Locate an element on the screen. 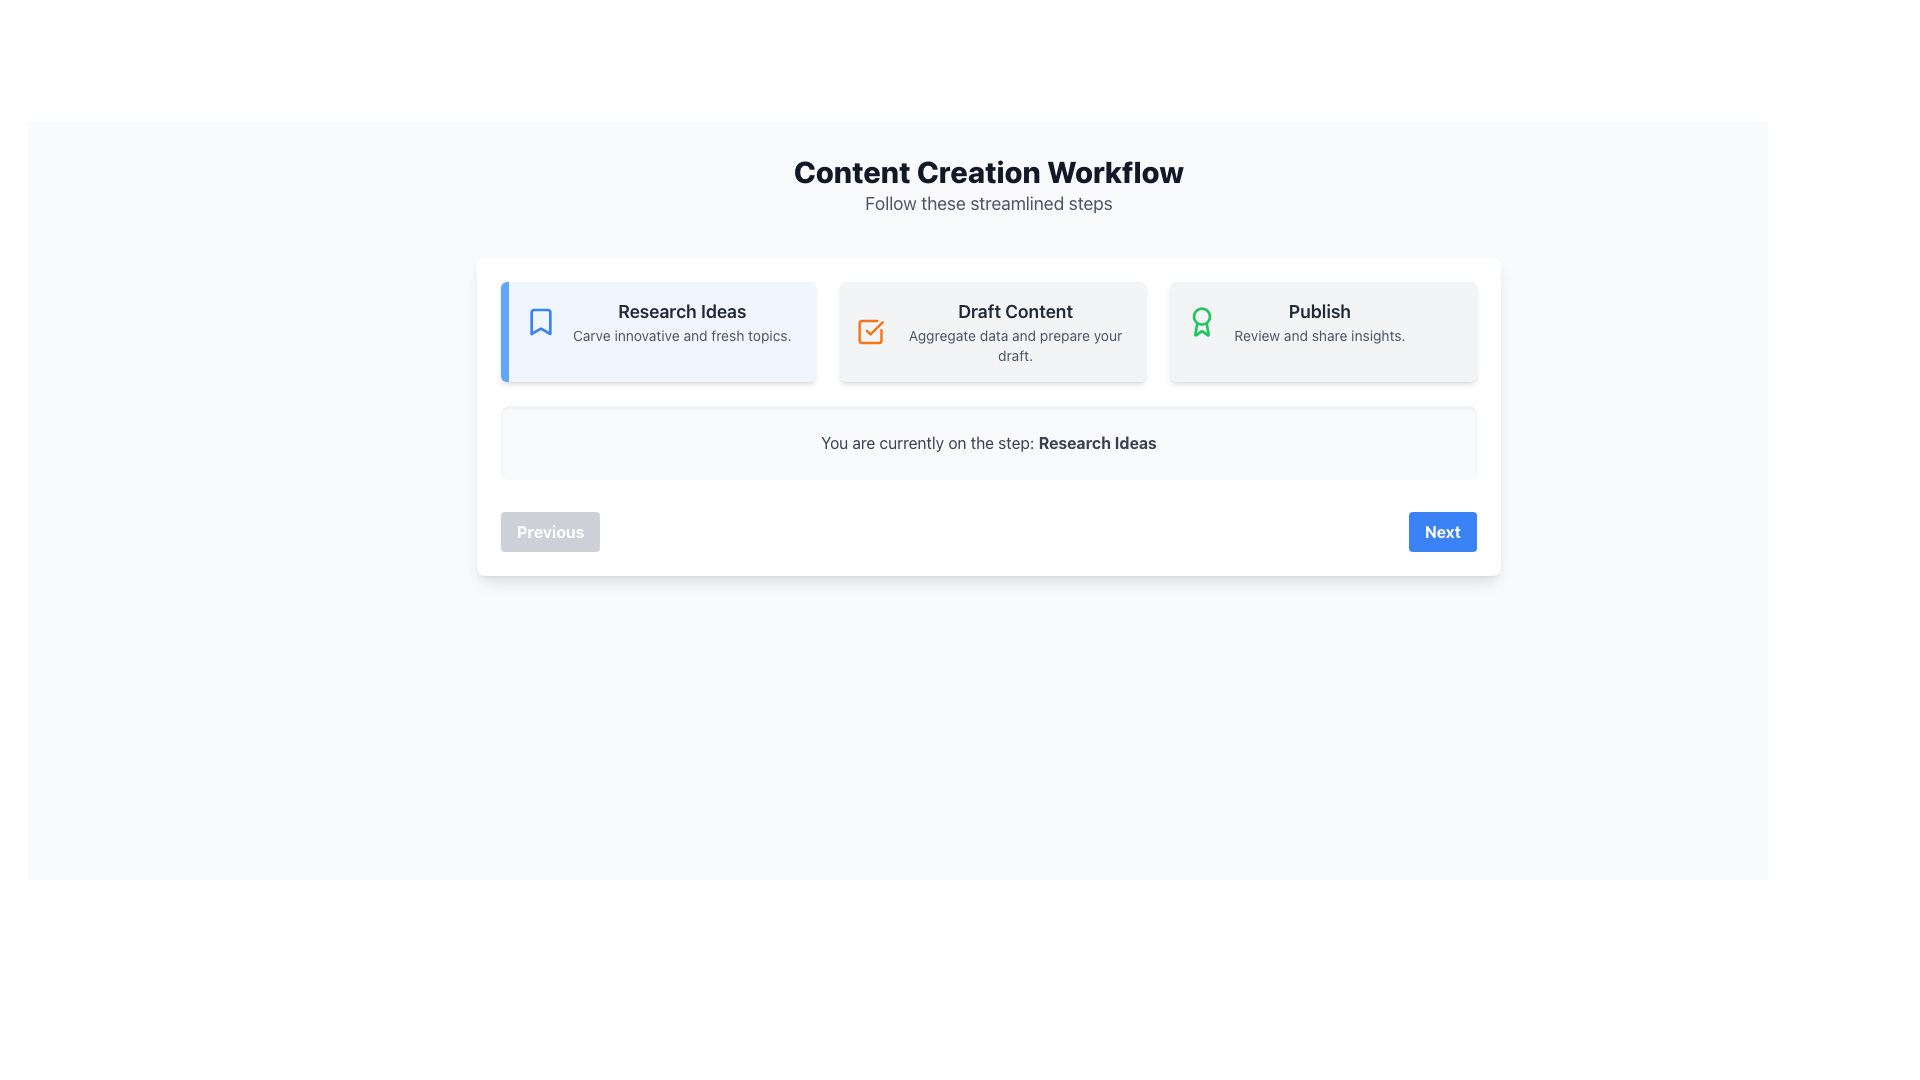 The height and width of the screenshot is (1080, 1920). the Informational Label that displays 'Research Ideas' in bold dark gray and 'Carve innovative and fresh topics.' in smaller light gray text, positioned on a white card interface is located at coordinates (682, 320).